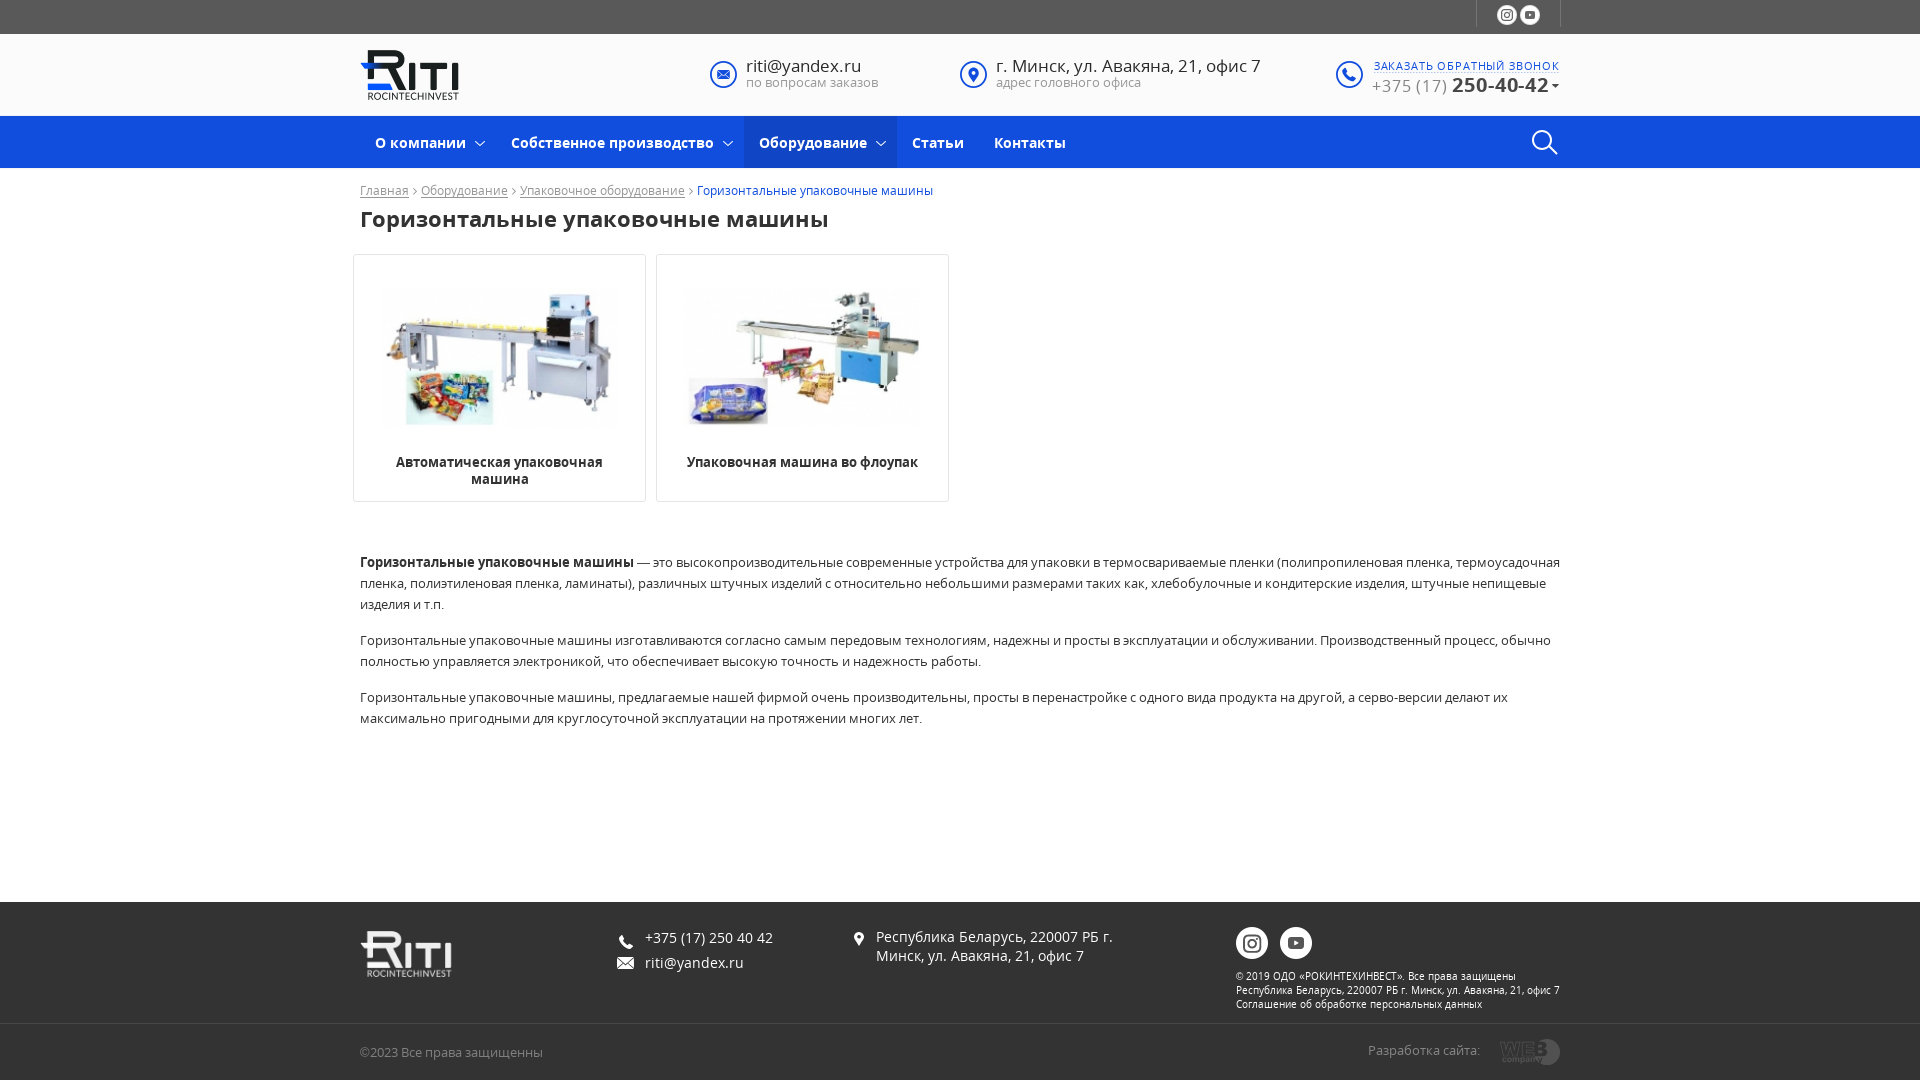  Describe the element at coordinates (694, 961) in the screenshot. I see `'riti@yandex.ru'` at that location.